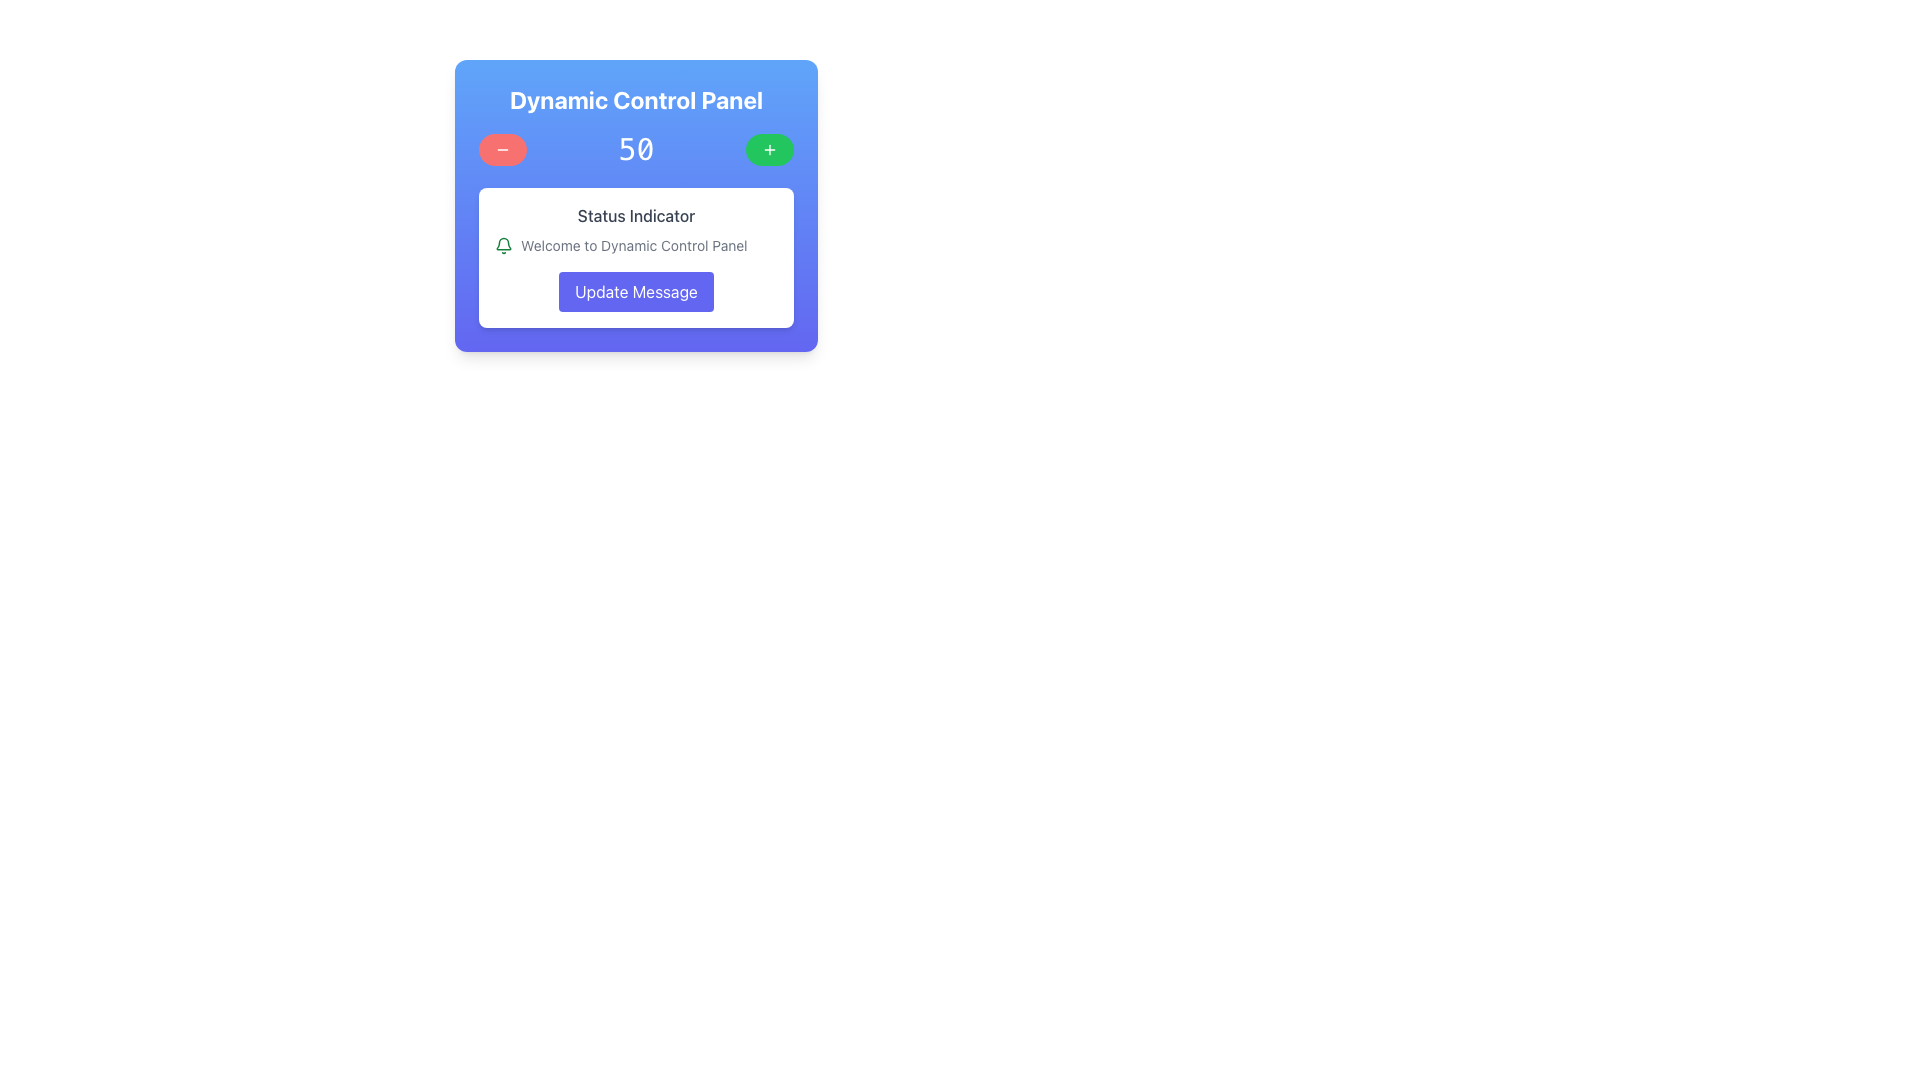 The image size is (1920, 1080). What do you see at coordinates (635, 149) in the screenshot?
I see `the central numeric display labeled '50', which is styled in bold white monospaced font on a light blue background, situated between a red circular button and a green circular button` at bounding box center [635, 149].